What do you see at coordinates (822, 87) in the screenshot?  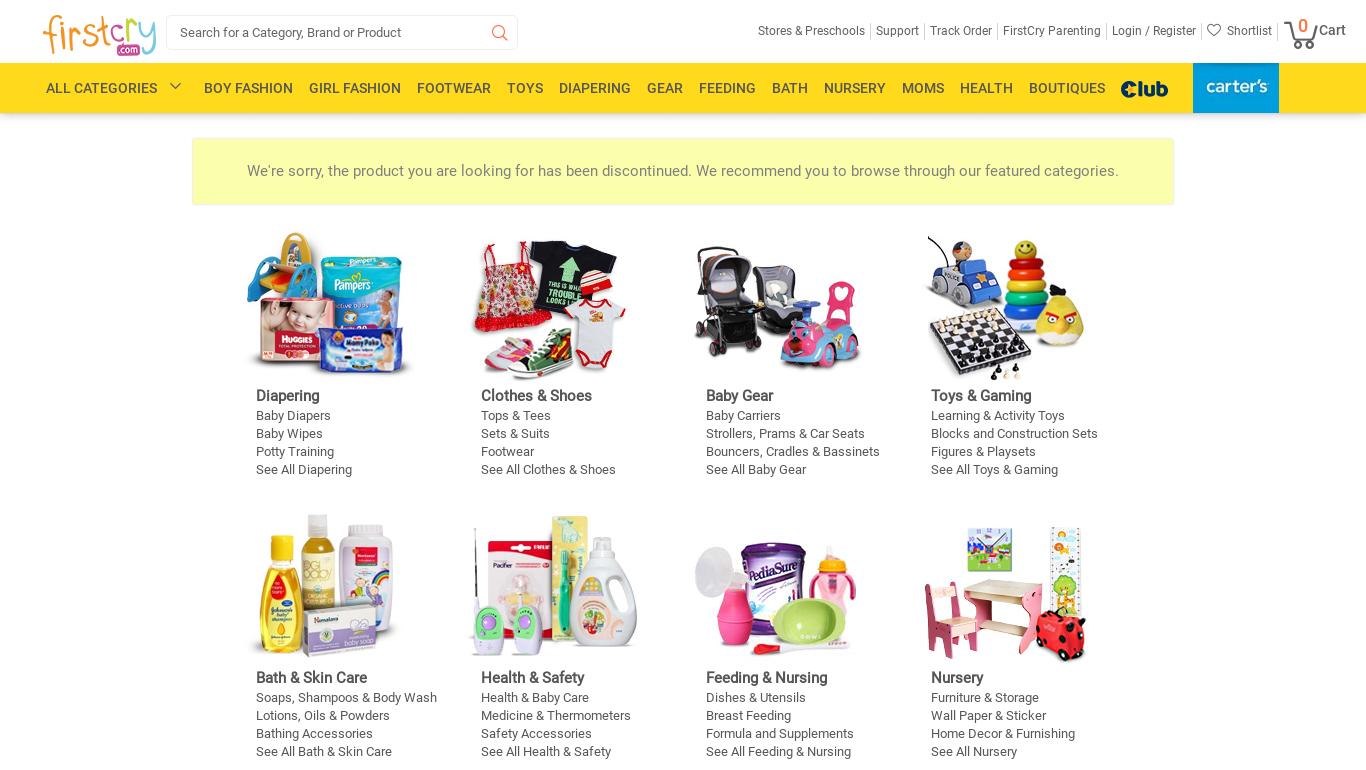 I see `'Nursery'` at bounding box center [822, 87].